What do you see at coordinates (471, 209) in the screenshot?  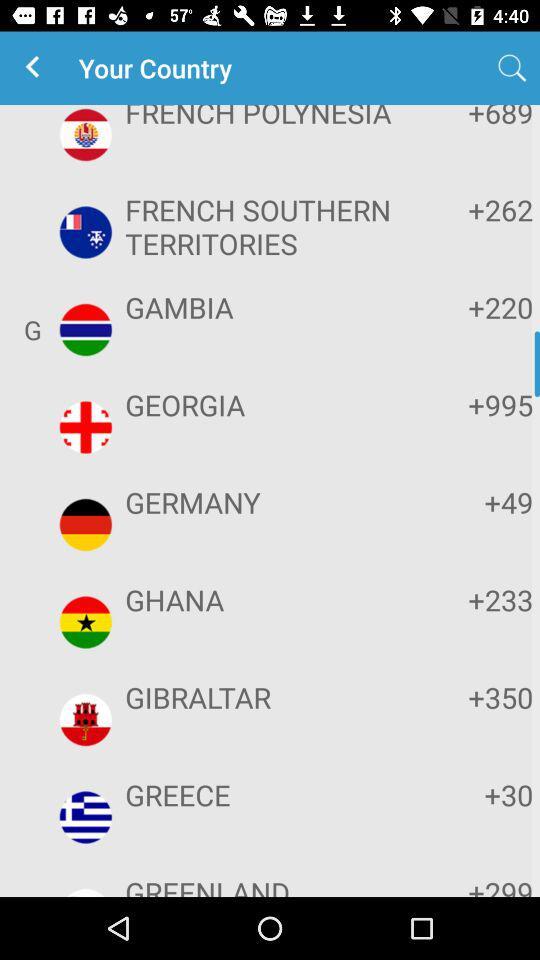 I see `+262 item` at bounding box center [471, 209].